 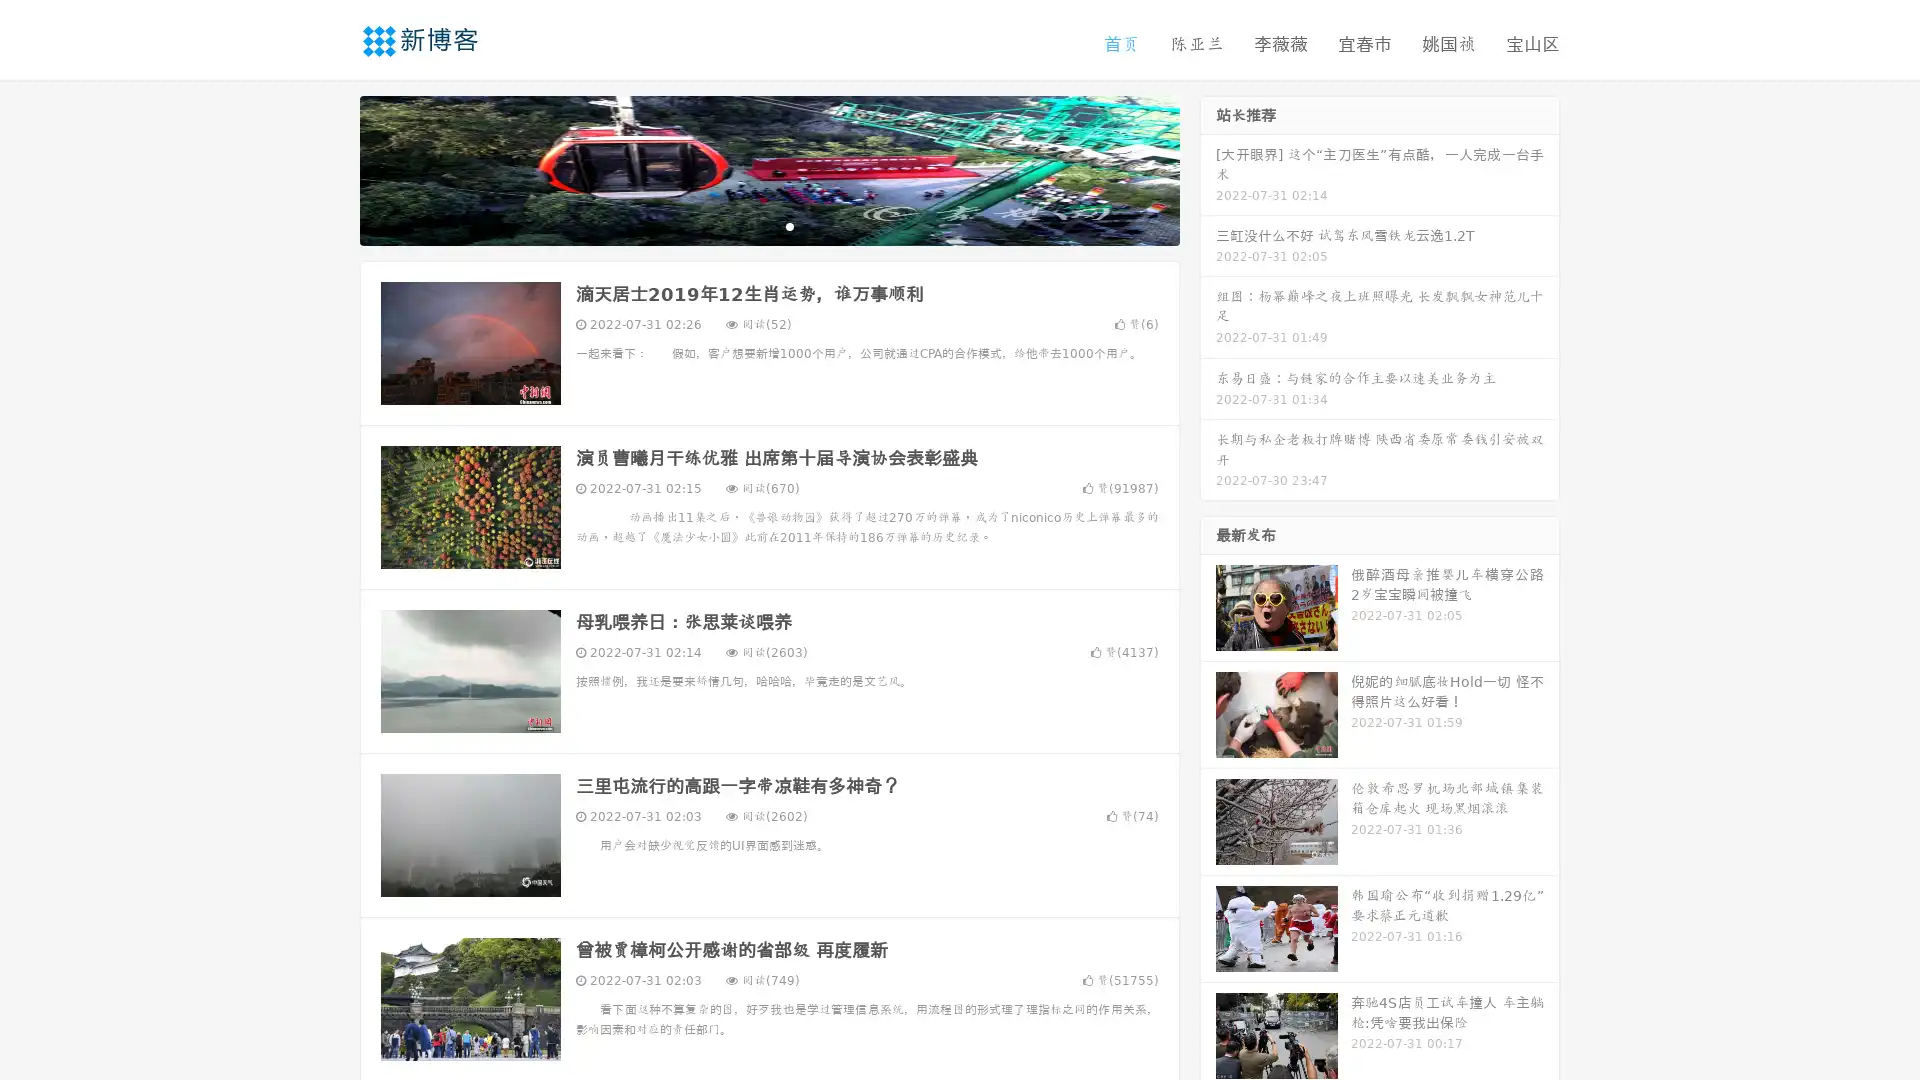 What do you see at coordinates (789, 225) in the screenshot?
I see `Go to slide 3` at bounding box center [789, 225].